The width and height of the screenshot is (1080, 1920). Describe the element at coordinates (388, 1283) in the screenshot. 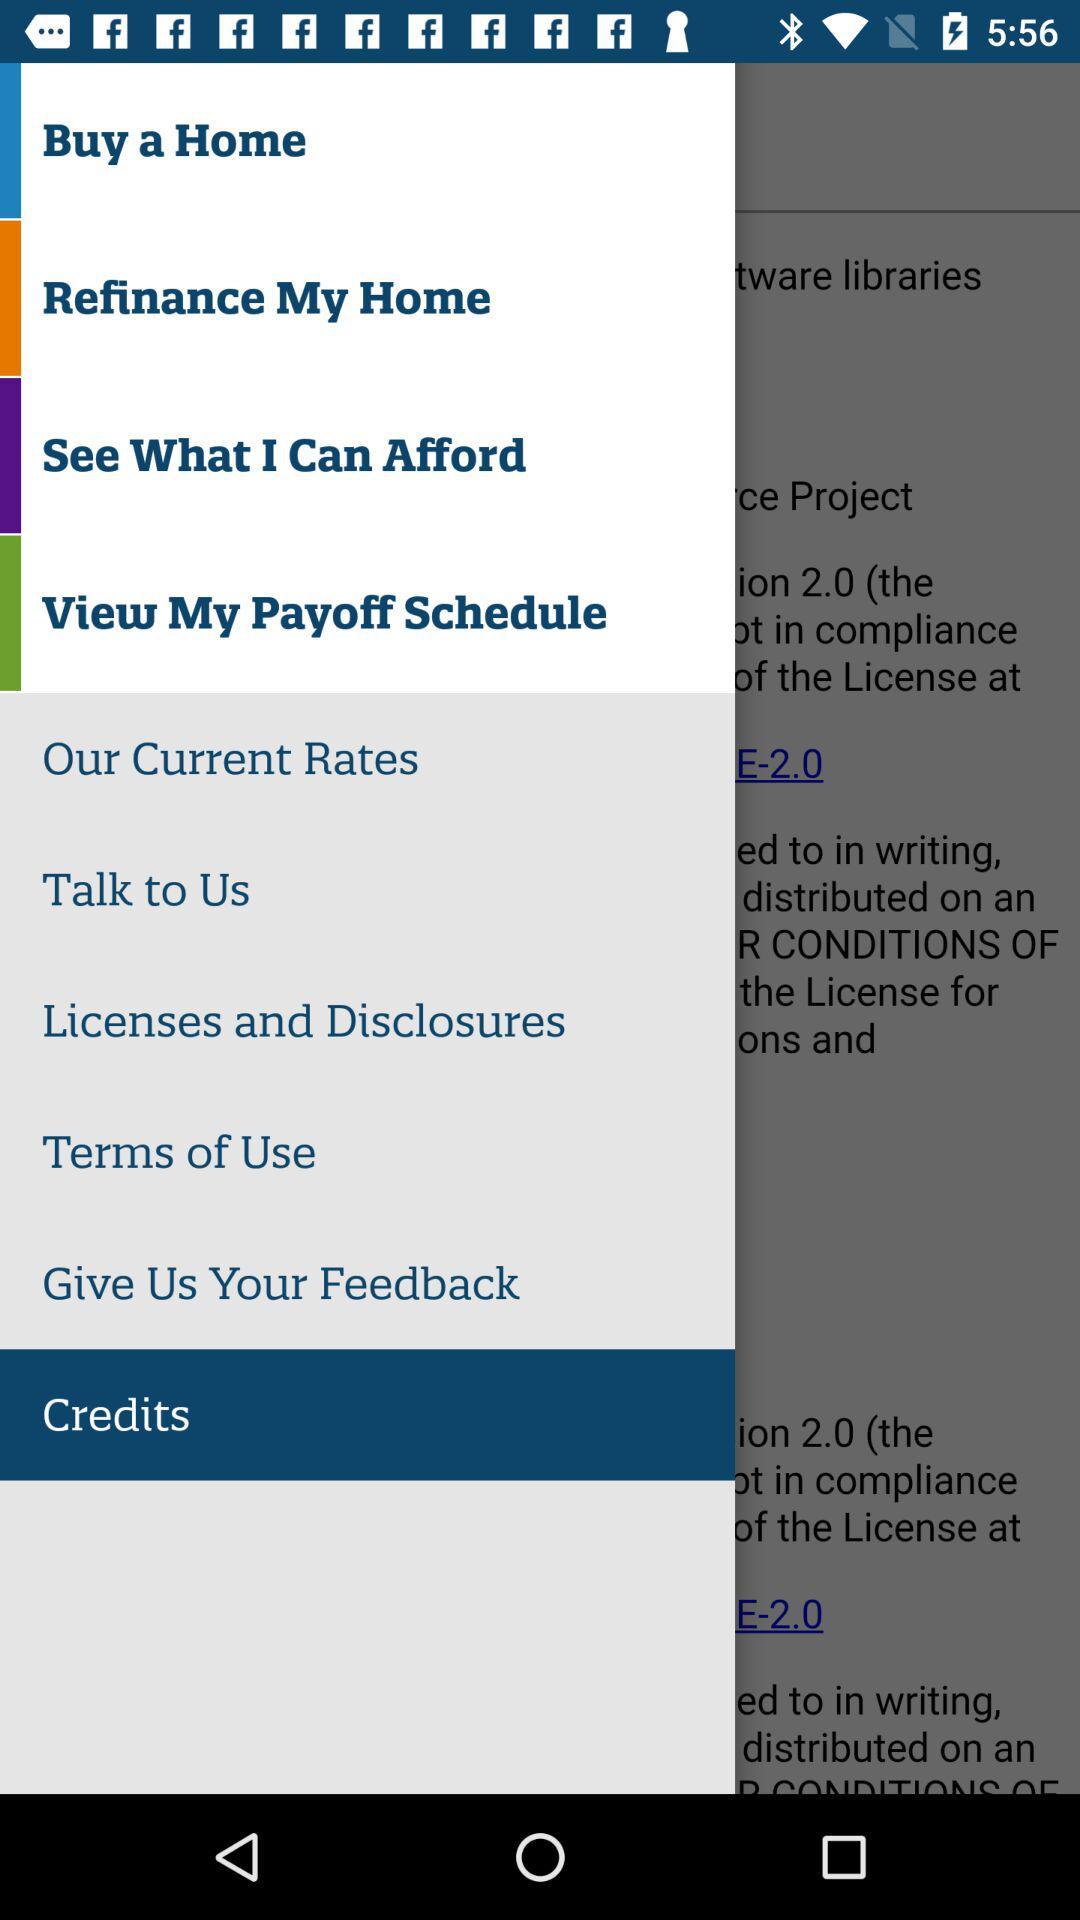

I see `icon below terms of use item` at that location.